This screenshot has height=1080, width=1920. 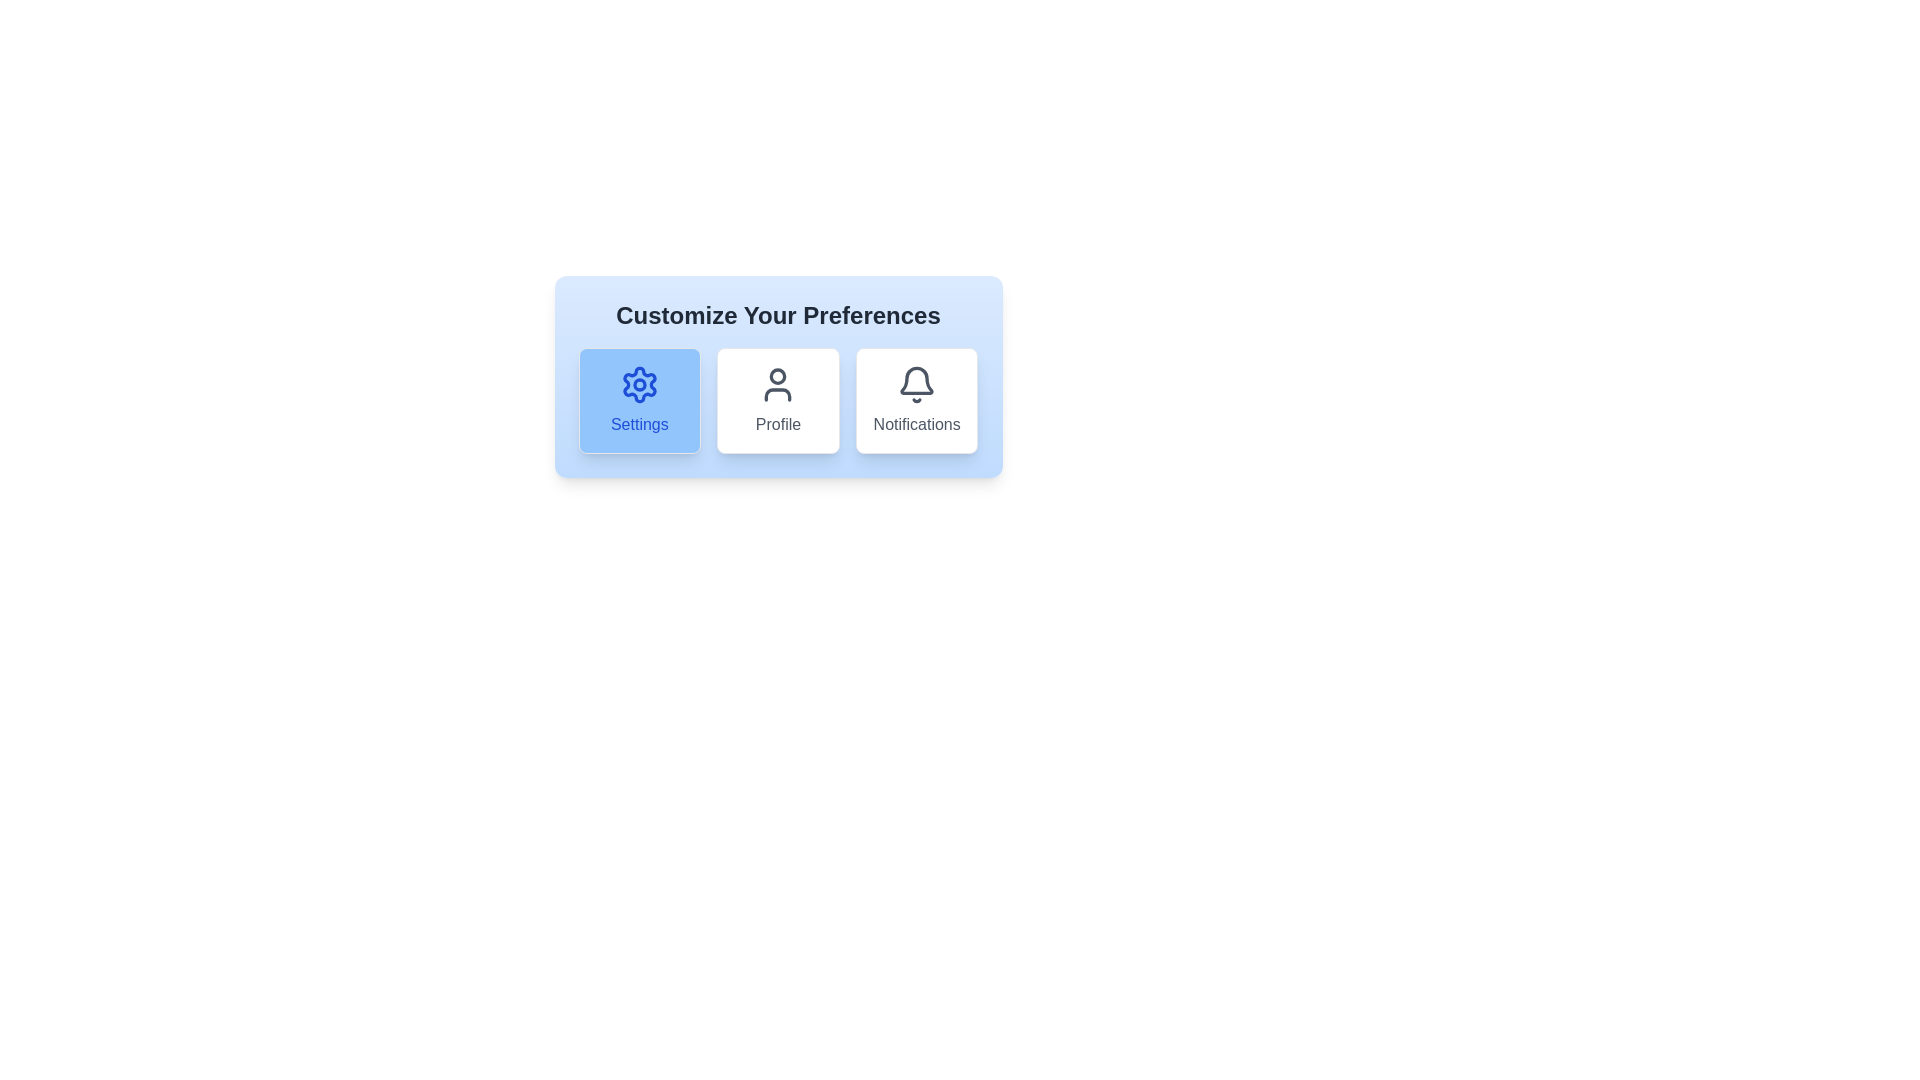 What do you see at coordinates (638, 423) in the screenshot?
I see `the 'Settings' text label, which is displayed in a blue font beneath a gear icon on a rectangular button with a blue background` at bounding box center [638, 423].